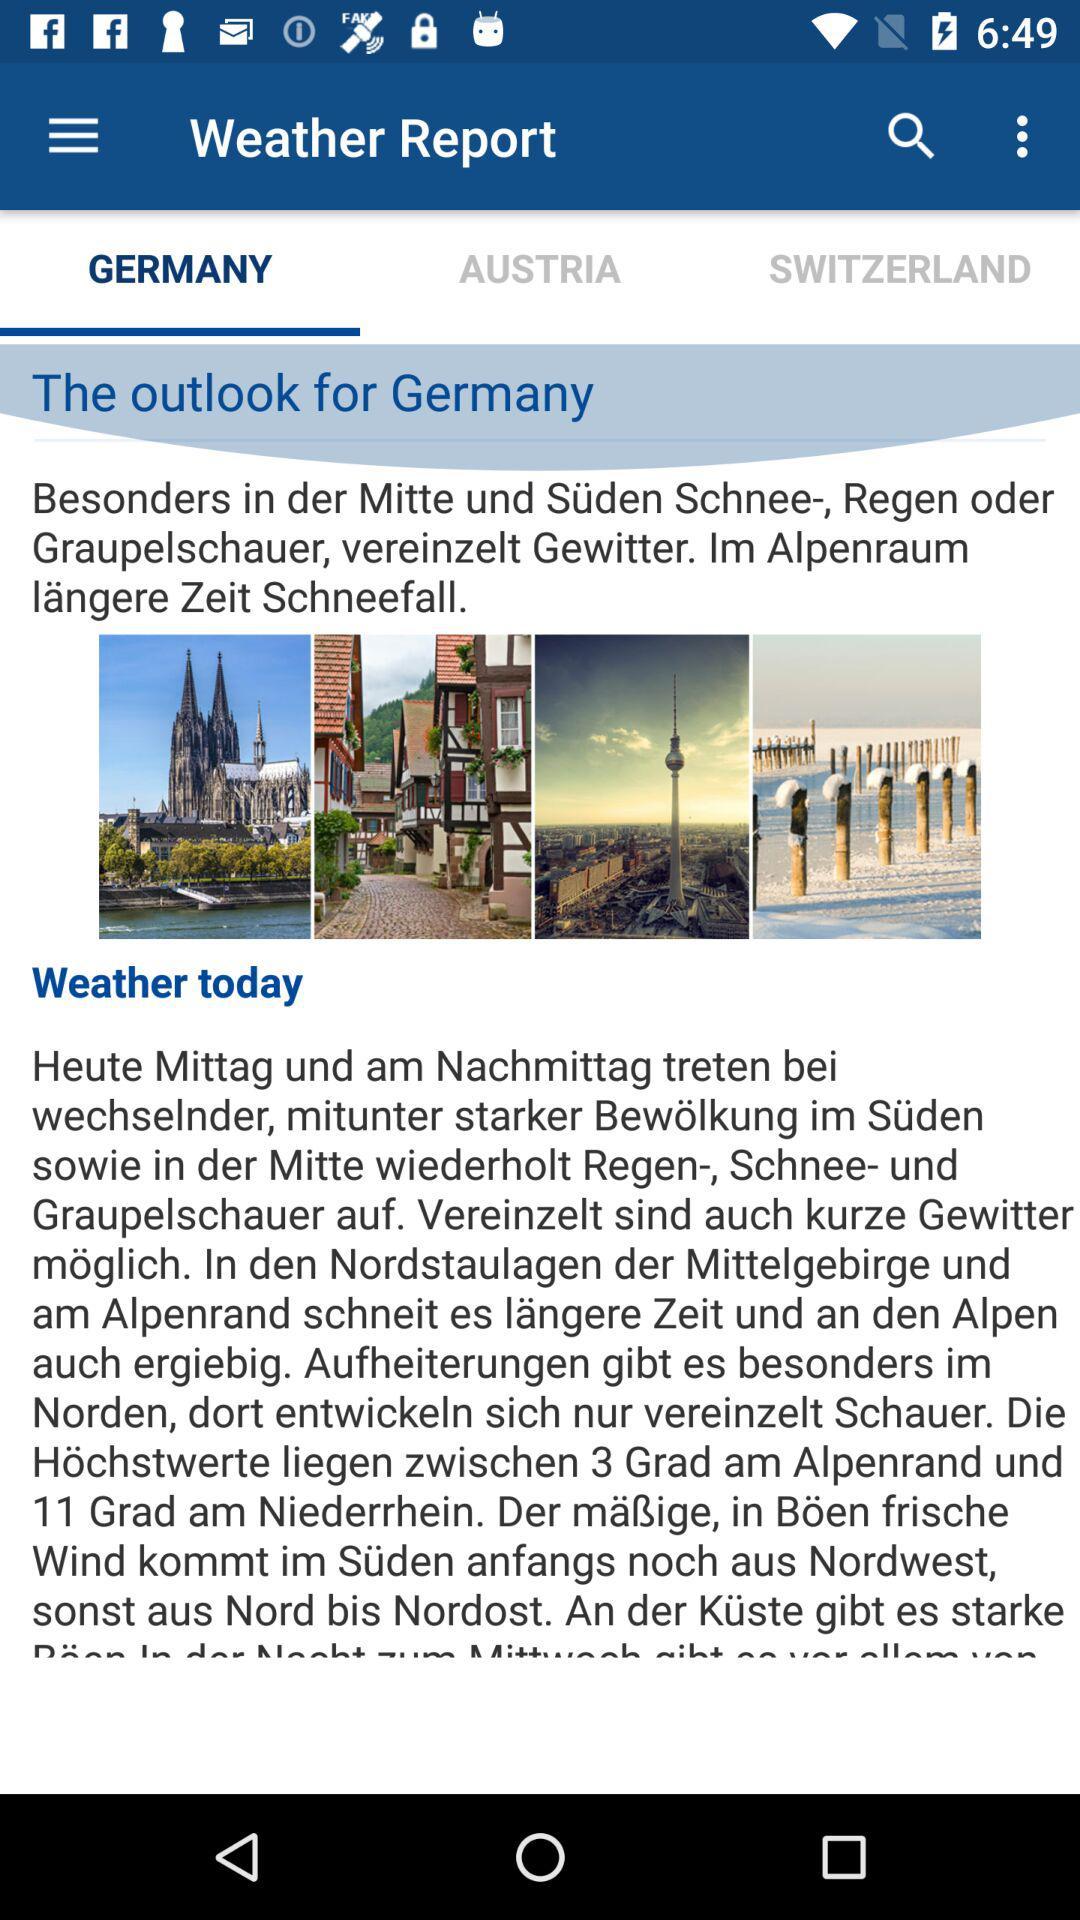 Image resolution: width=1080 pixels, height=1920 pixels. I want to click on icon to the left of switzerland icon, so click(540, 272).